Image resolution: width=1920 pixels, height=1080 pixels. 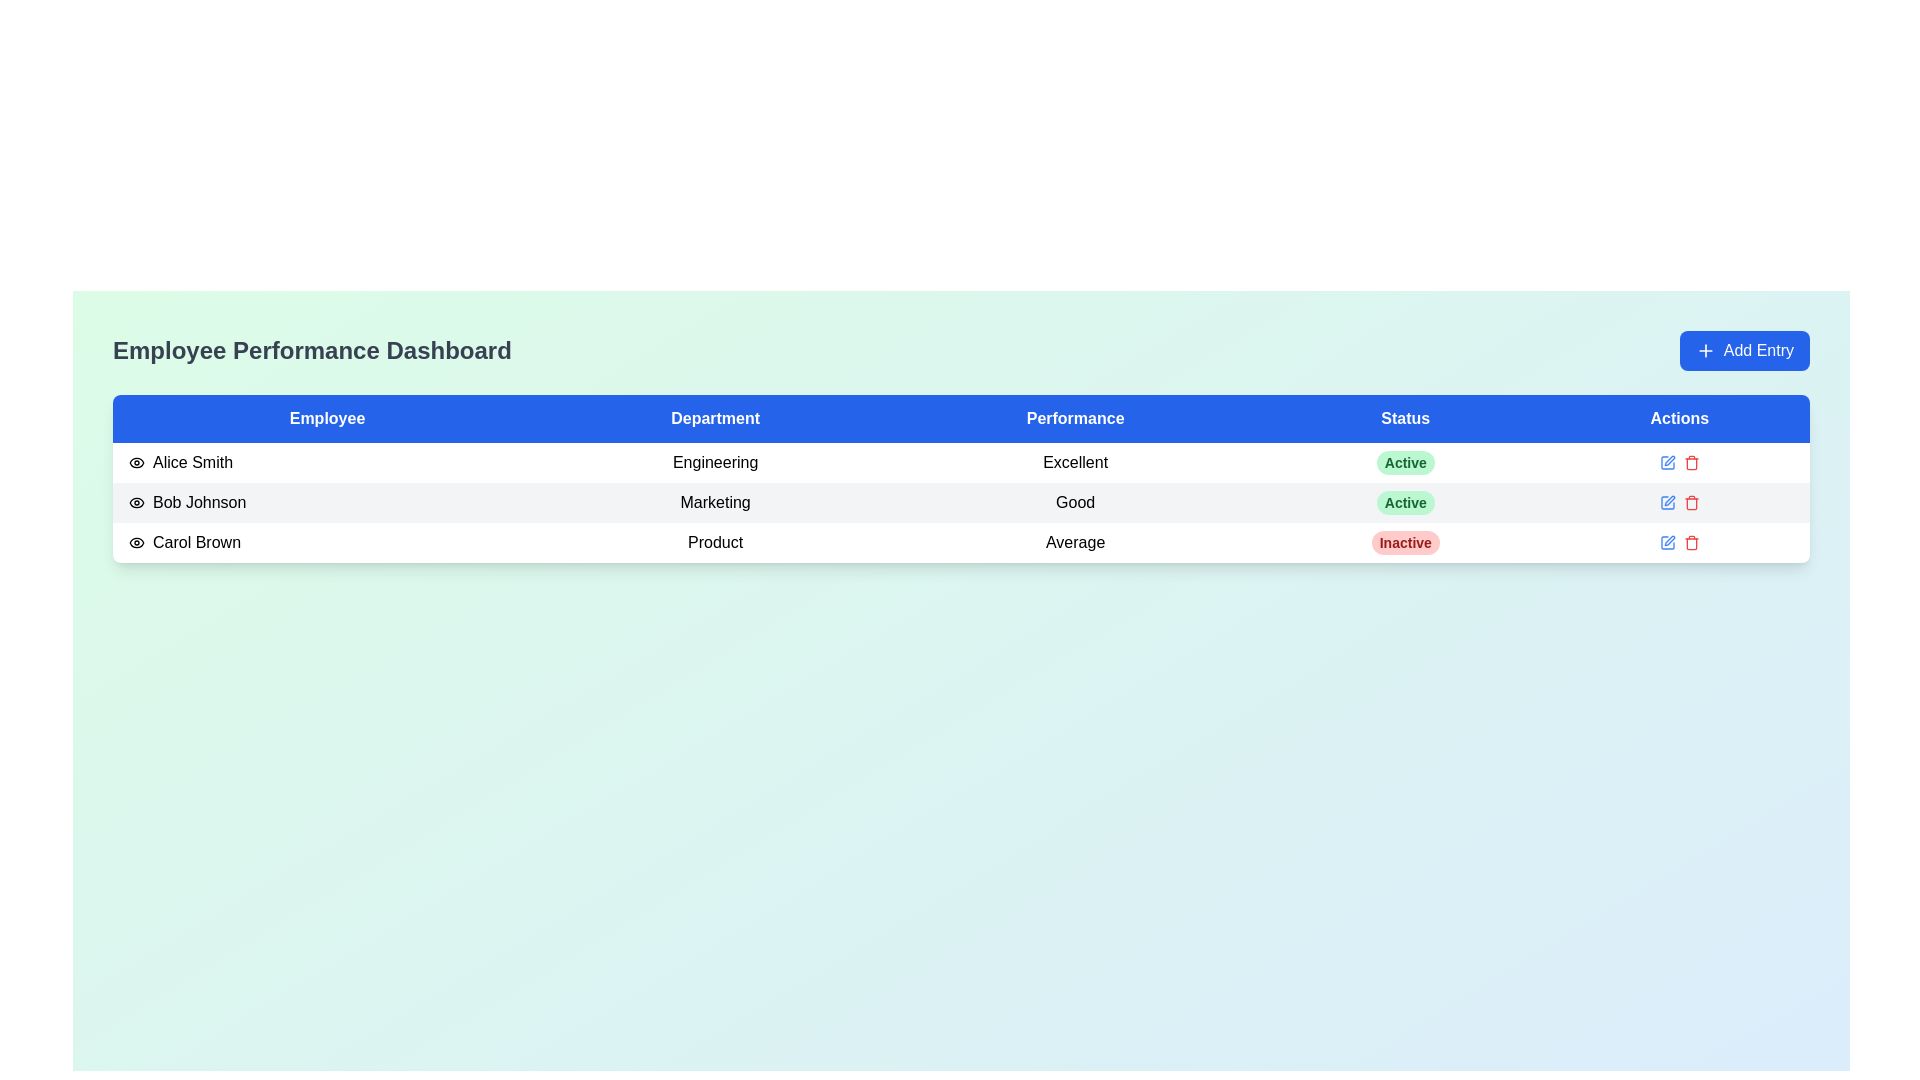 I want to click on the 'Department' text label in the first row of the table, which indicates the department associated with the employee, positioned between 'Alice Smith' and 'Excellent', so click(x=715, y=462).